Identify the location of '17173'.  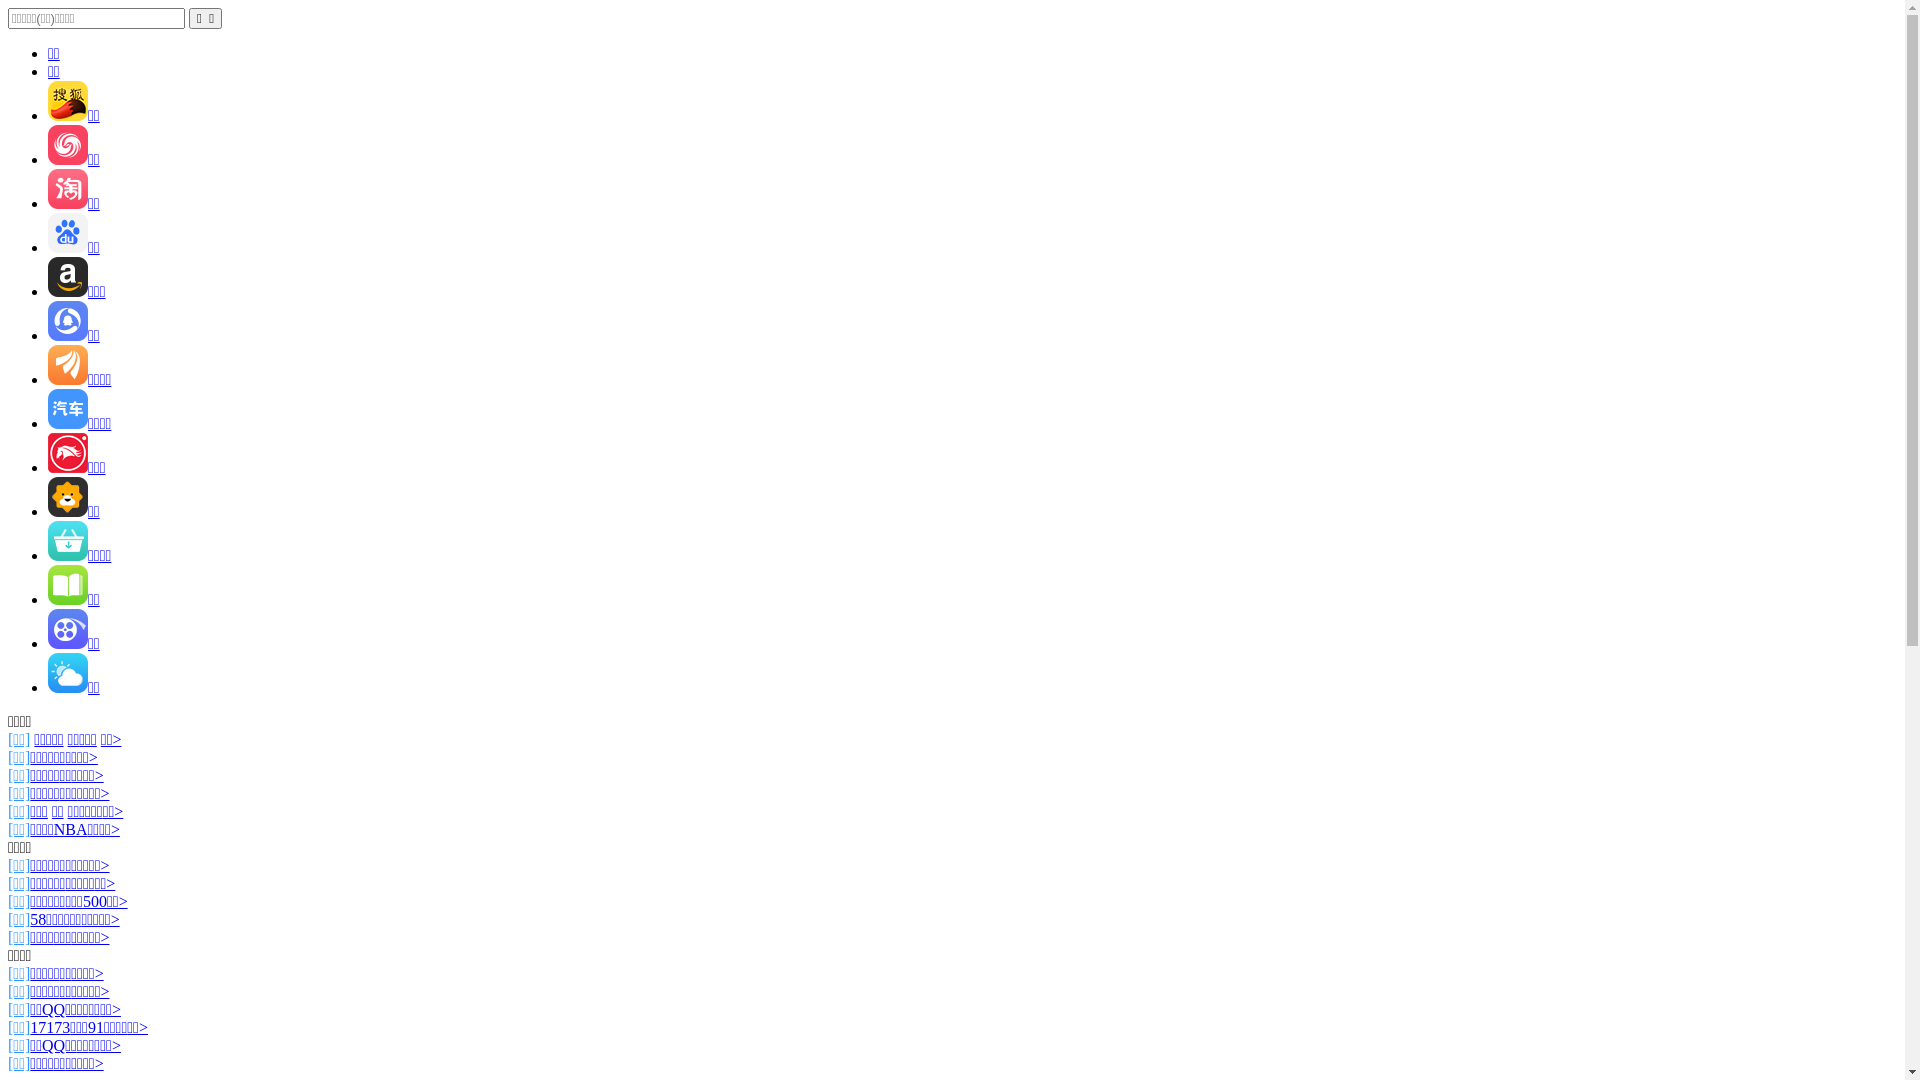
(49, 1027).